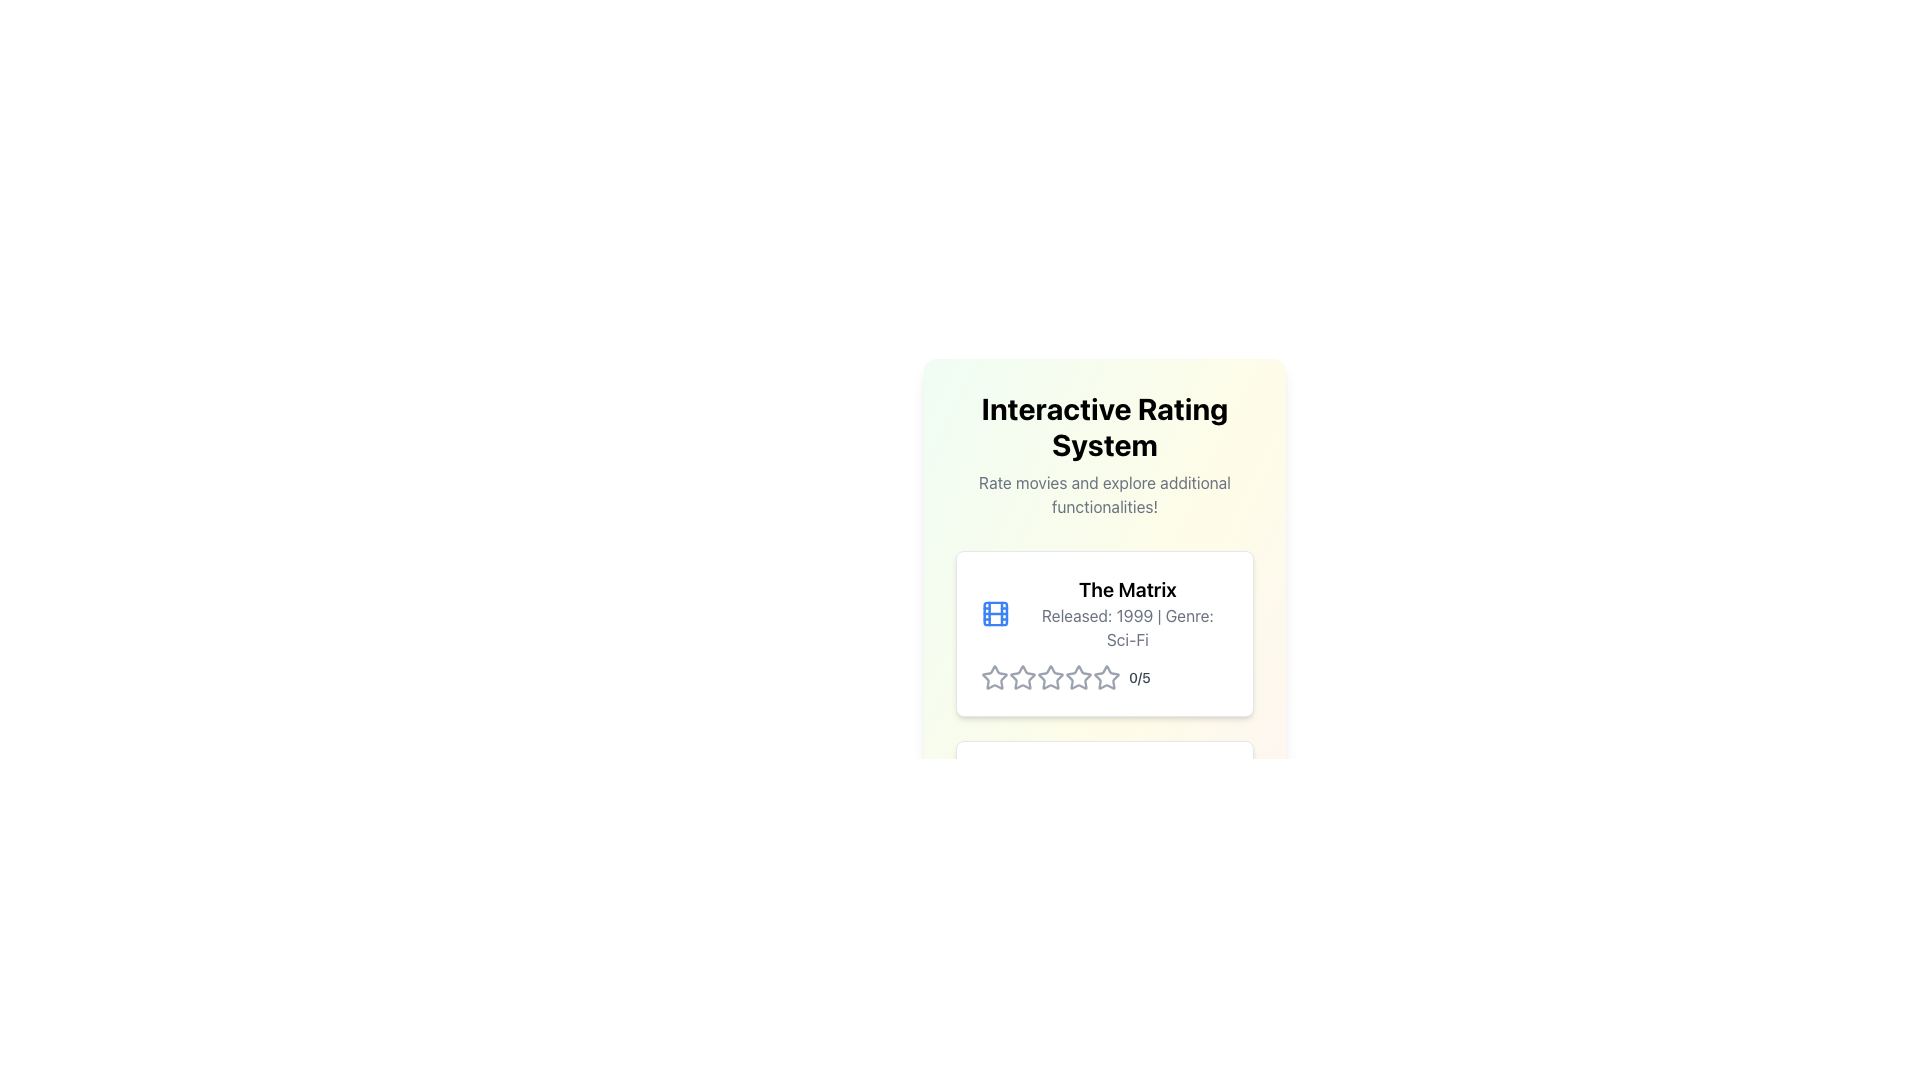 The width and height of the screenshot is (1920, 1080). What do you see at coordinates (1078, 676) in the screenshot?
I see `the third star icon from the left in the row of star icons used for rating` at bounding box center [1078, 676].